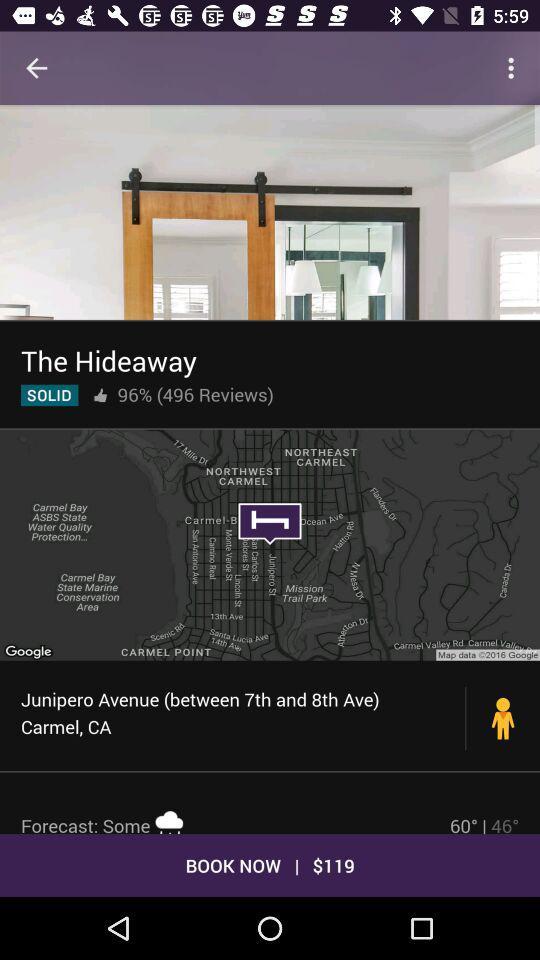 The image size is (540, 960). Describe the element at coordinates (49, 394) in the screenshot. I see `green button` at that location.